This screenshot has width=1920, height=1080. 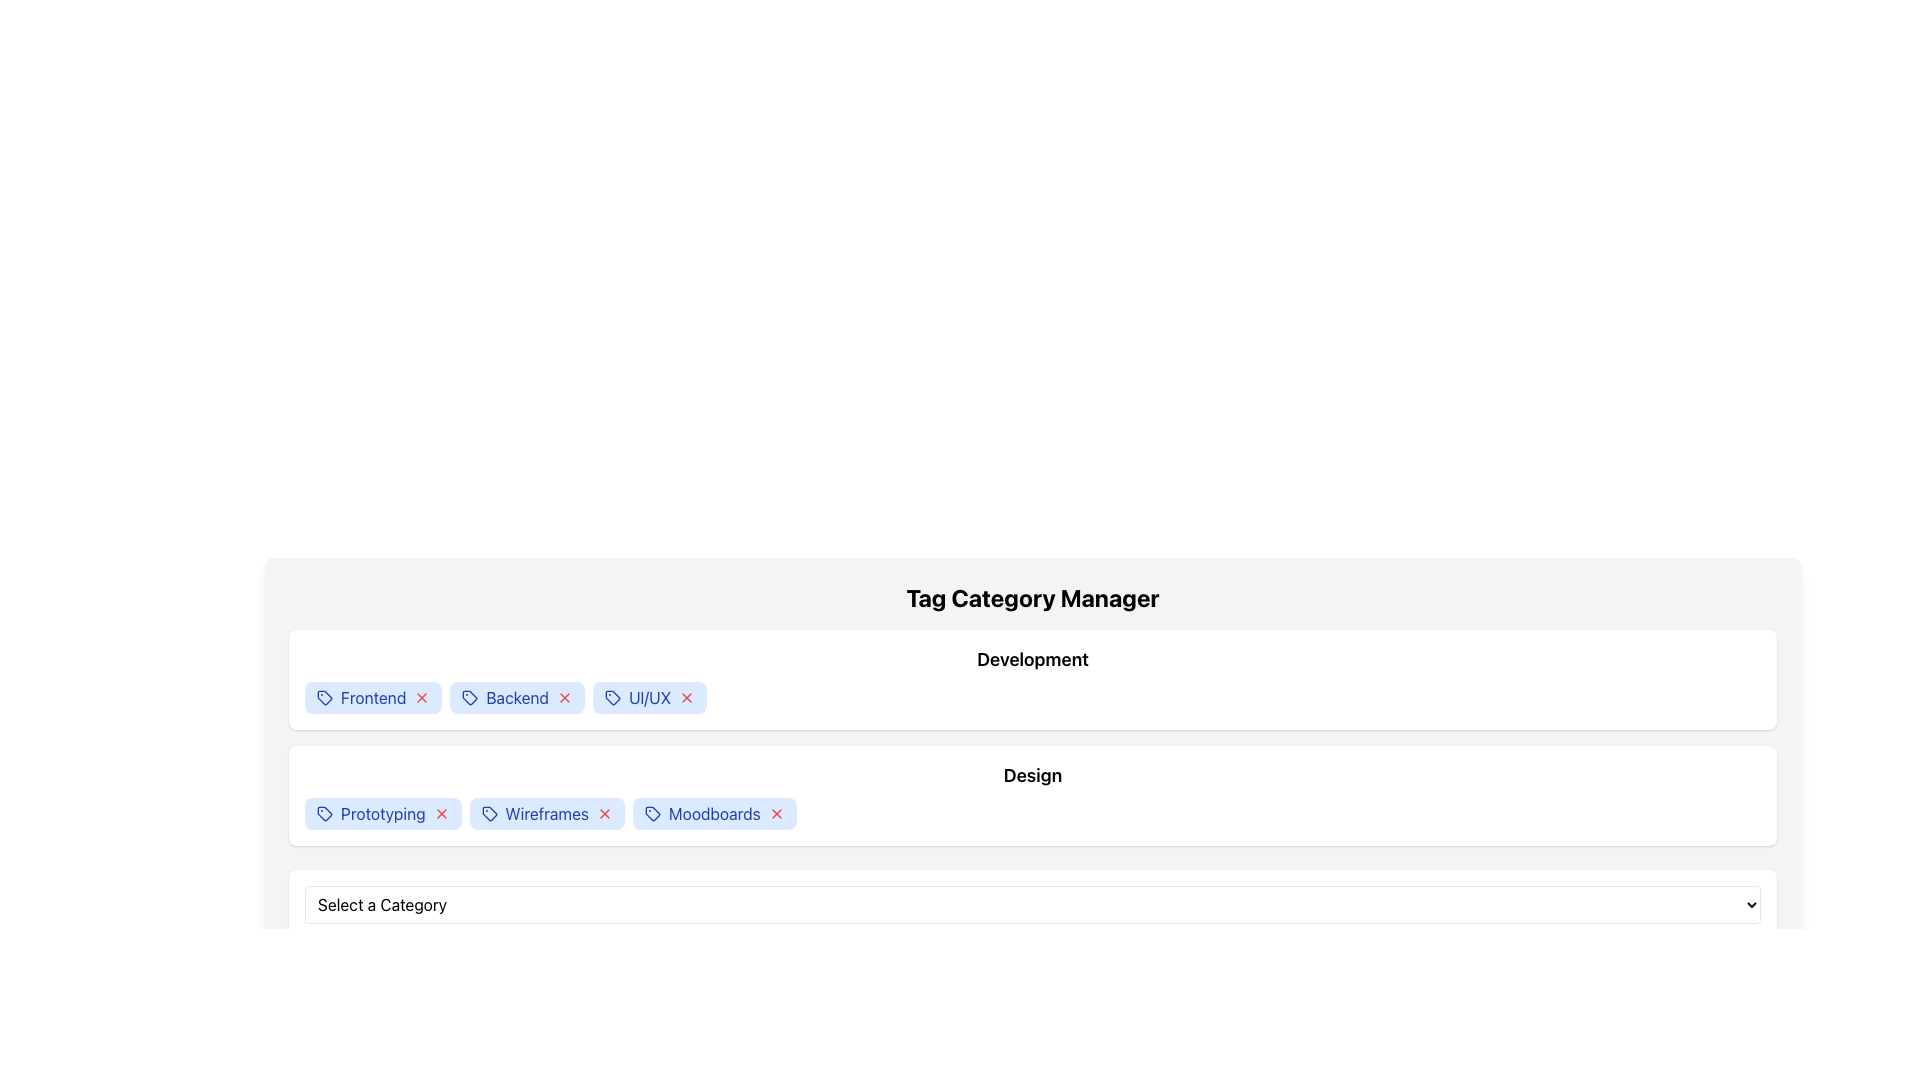 What do you see at coordinates (652, 813) in the screenshot?
I see `the body section of the tag icon in the 'Design' row of the 'Tag Category Manager', adjacent to the 'Moodboards' tag label` at bounding box center [652, 813].